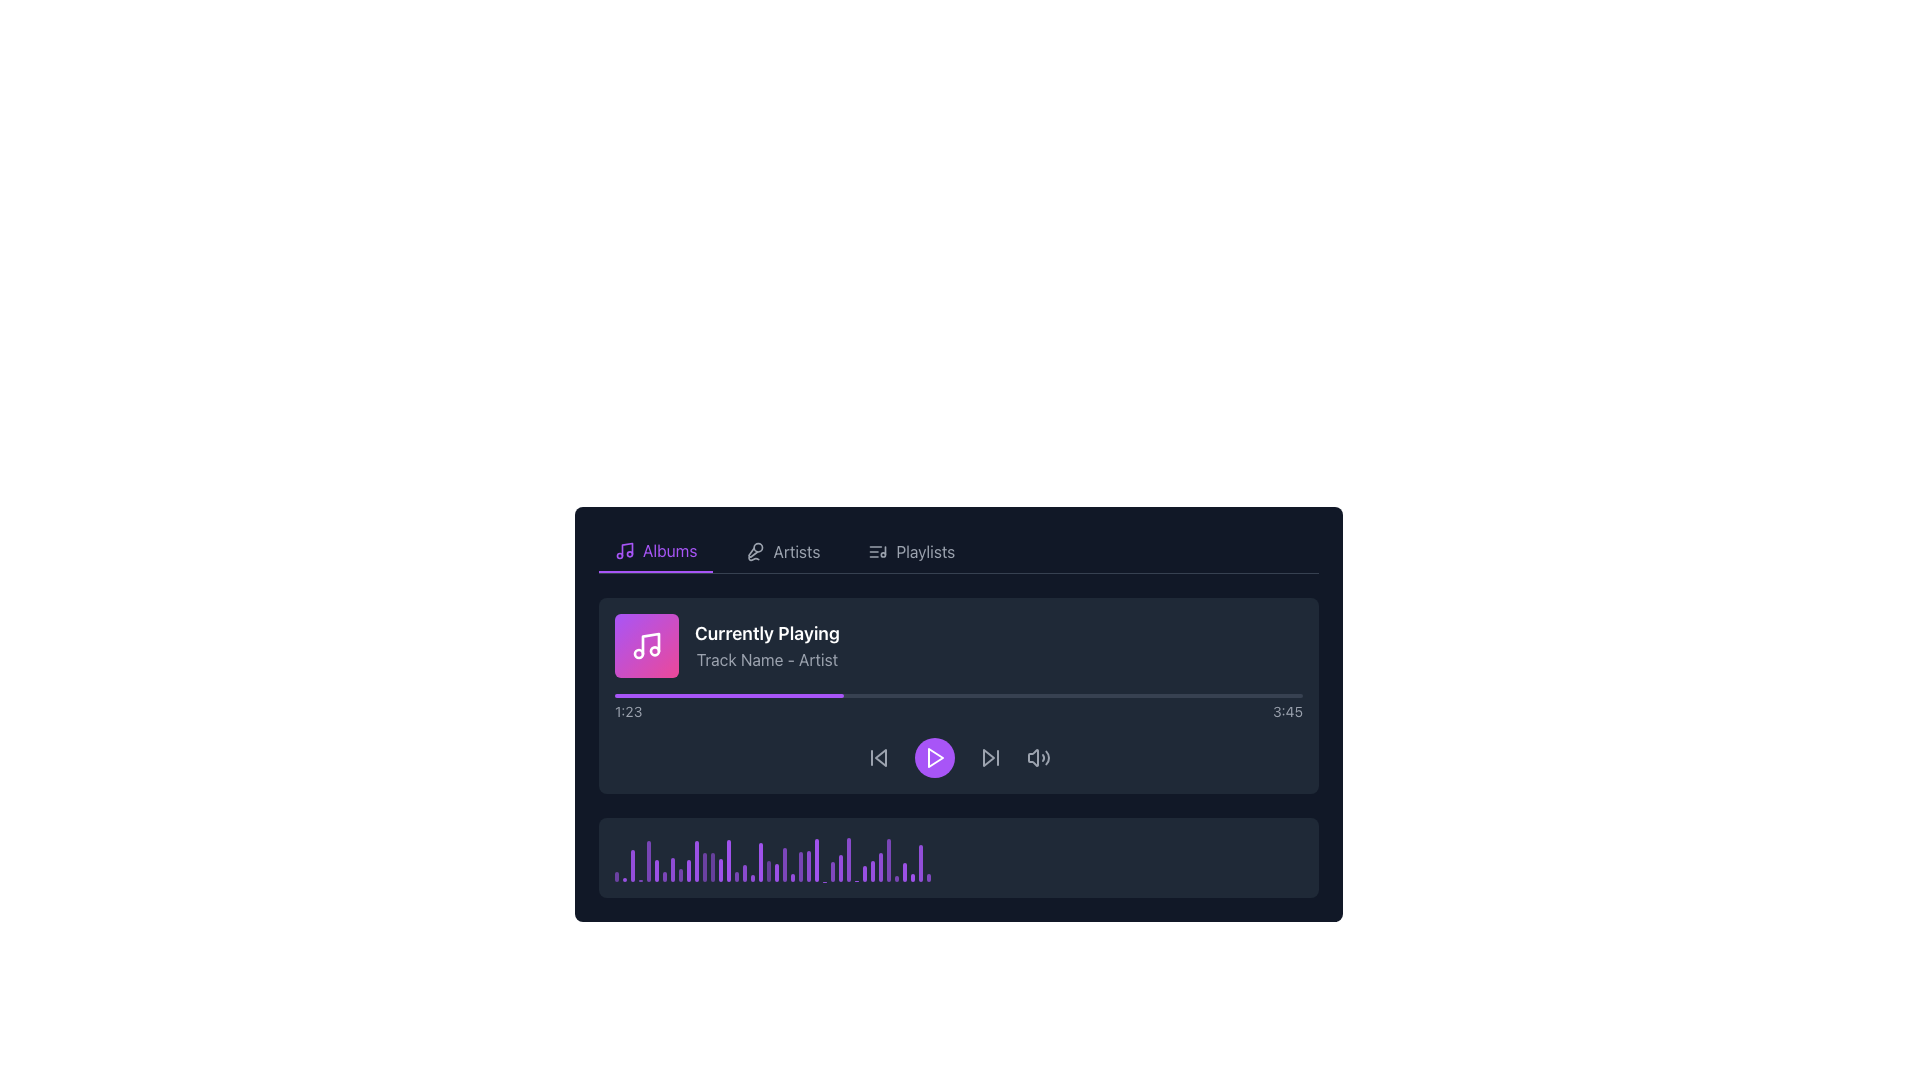 This screenshot has height=1080, width=1920. Describe the element at coordinates (689, 869) in the screenshot. I see `the 10th purple vertical bar with rounded edges in the graph section of the interface` at that location.